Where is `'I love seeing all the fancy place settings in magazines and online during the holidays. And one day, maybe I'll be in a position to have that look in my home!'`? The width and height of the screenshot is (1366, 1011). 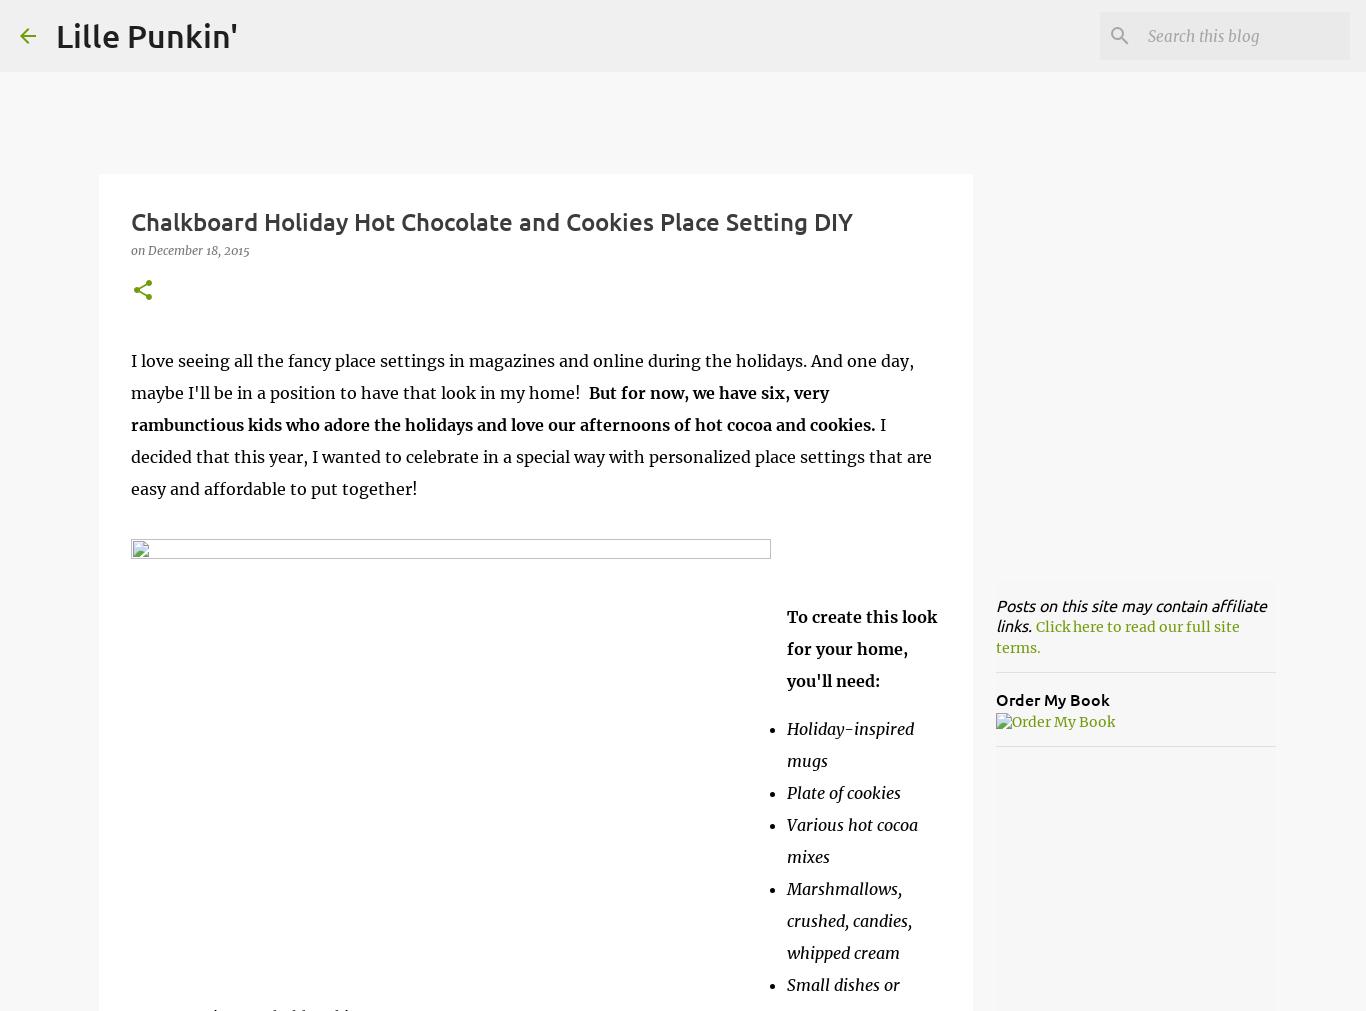 'I love seeing all the fancy place settings in magazines and online during the holidays. And one day, maybe I'll be in a position to have that look in my home!' is located at coordinates (129, 376).